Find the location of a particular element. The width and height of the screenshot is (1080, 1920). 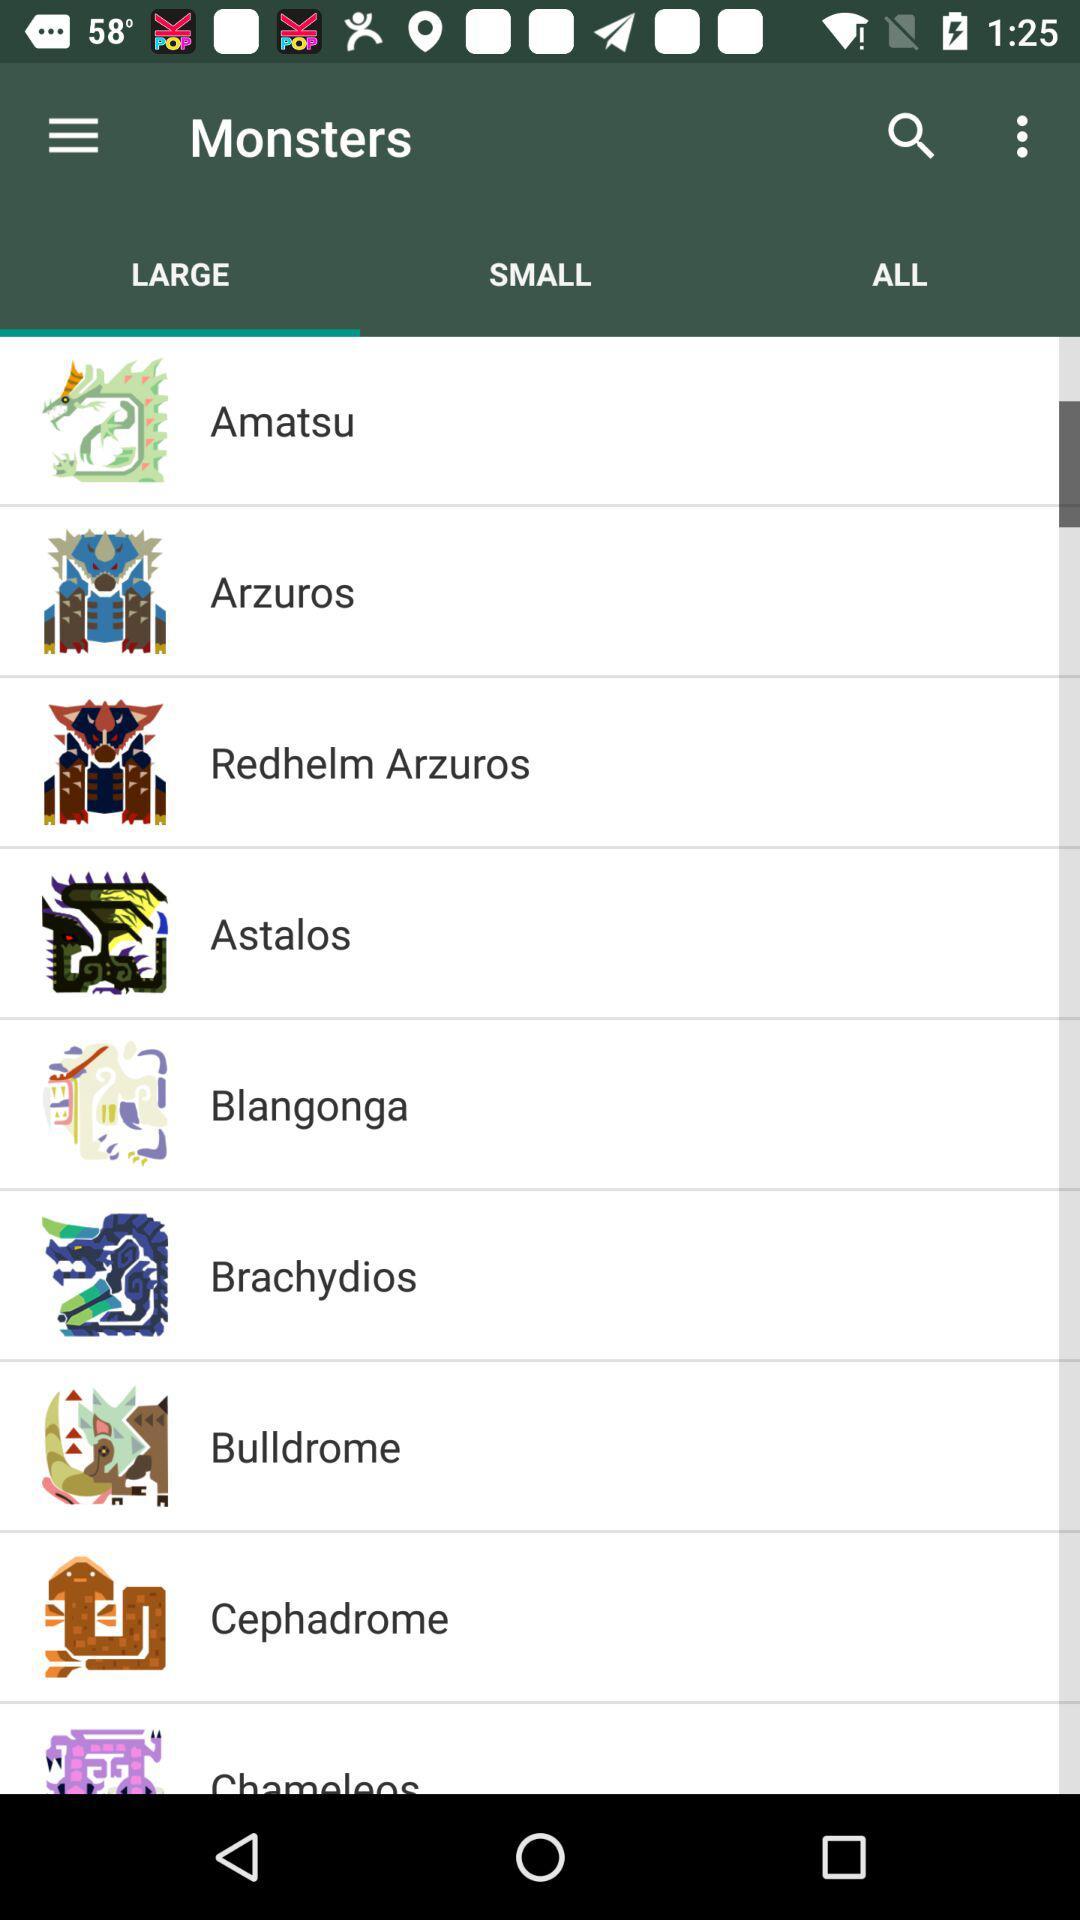

bulldrome item is located at coordinates (623, 1445).